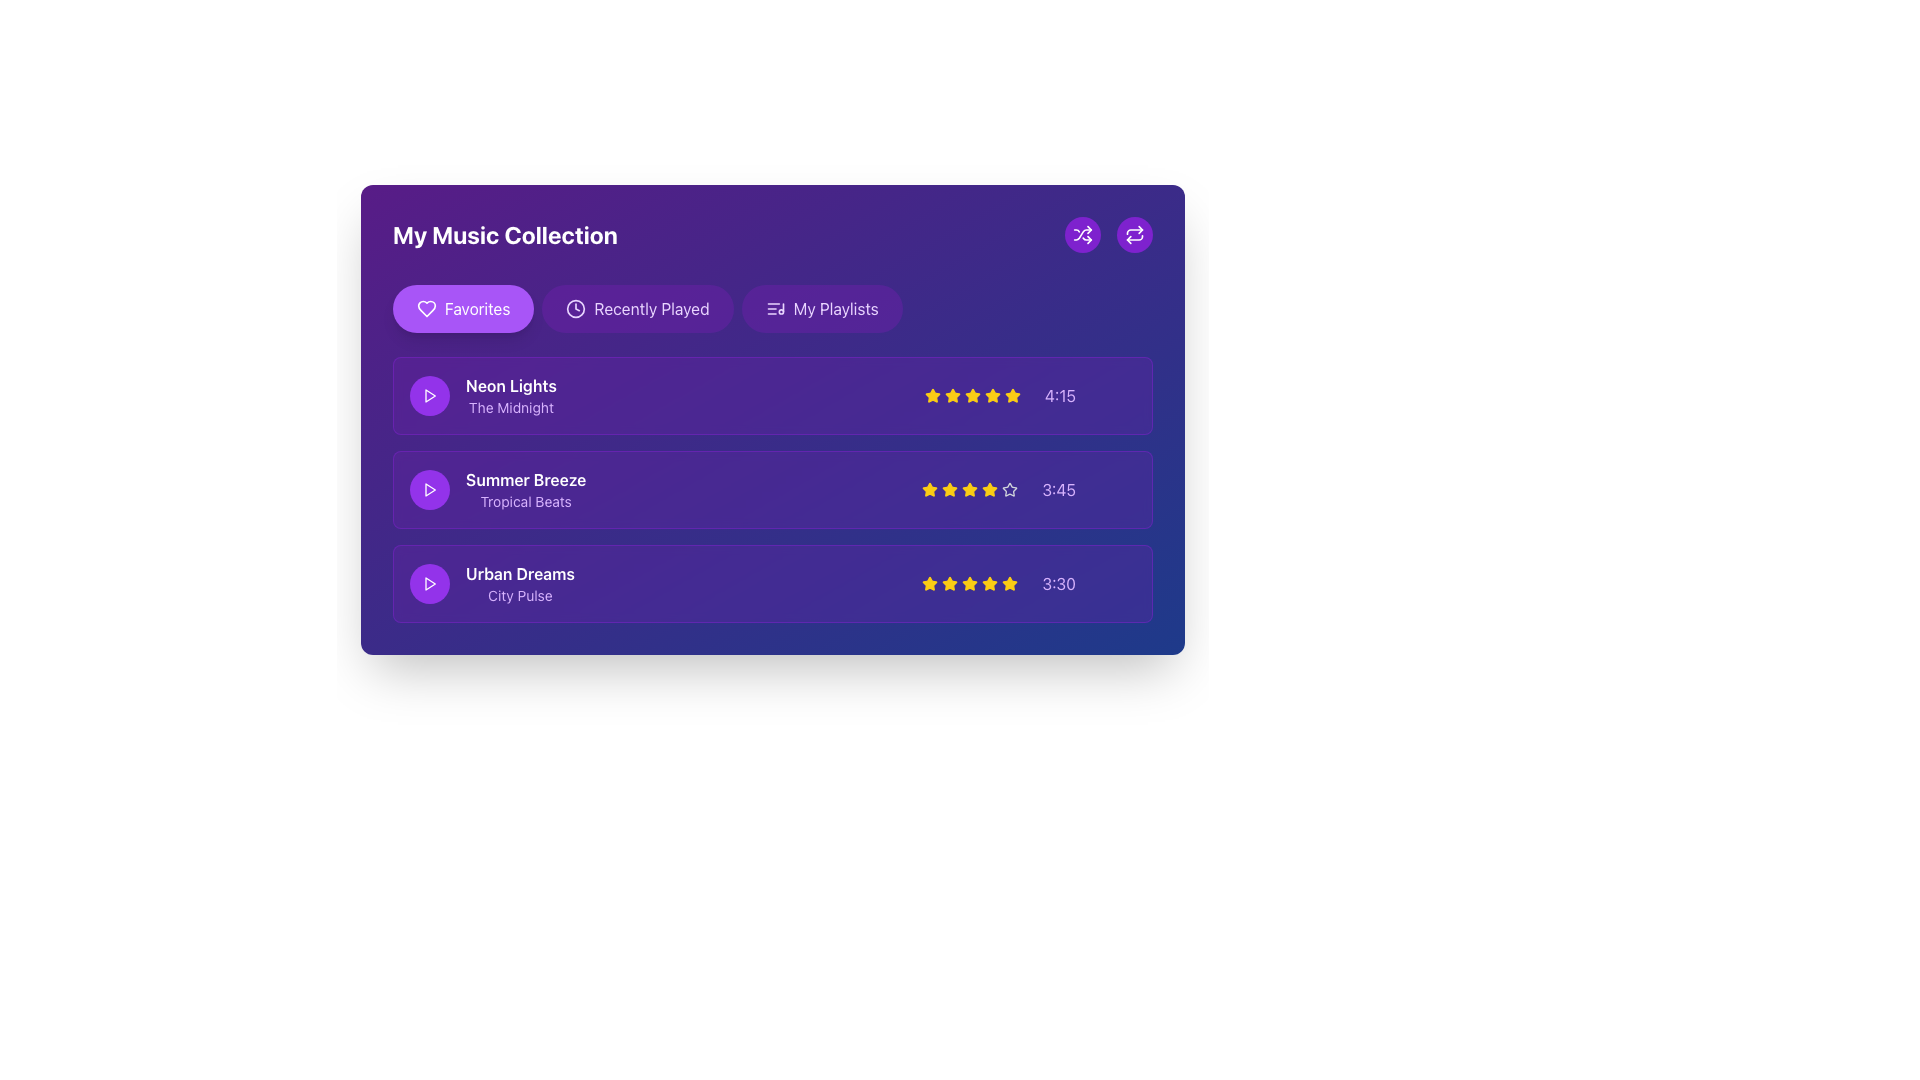  What do you see at coordinates (992, 395) in the screenshot?
I see `the first golden rating star for the music item 'Neon Lights' in the playlist` at bounding box center [992, 395].